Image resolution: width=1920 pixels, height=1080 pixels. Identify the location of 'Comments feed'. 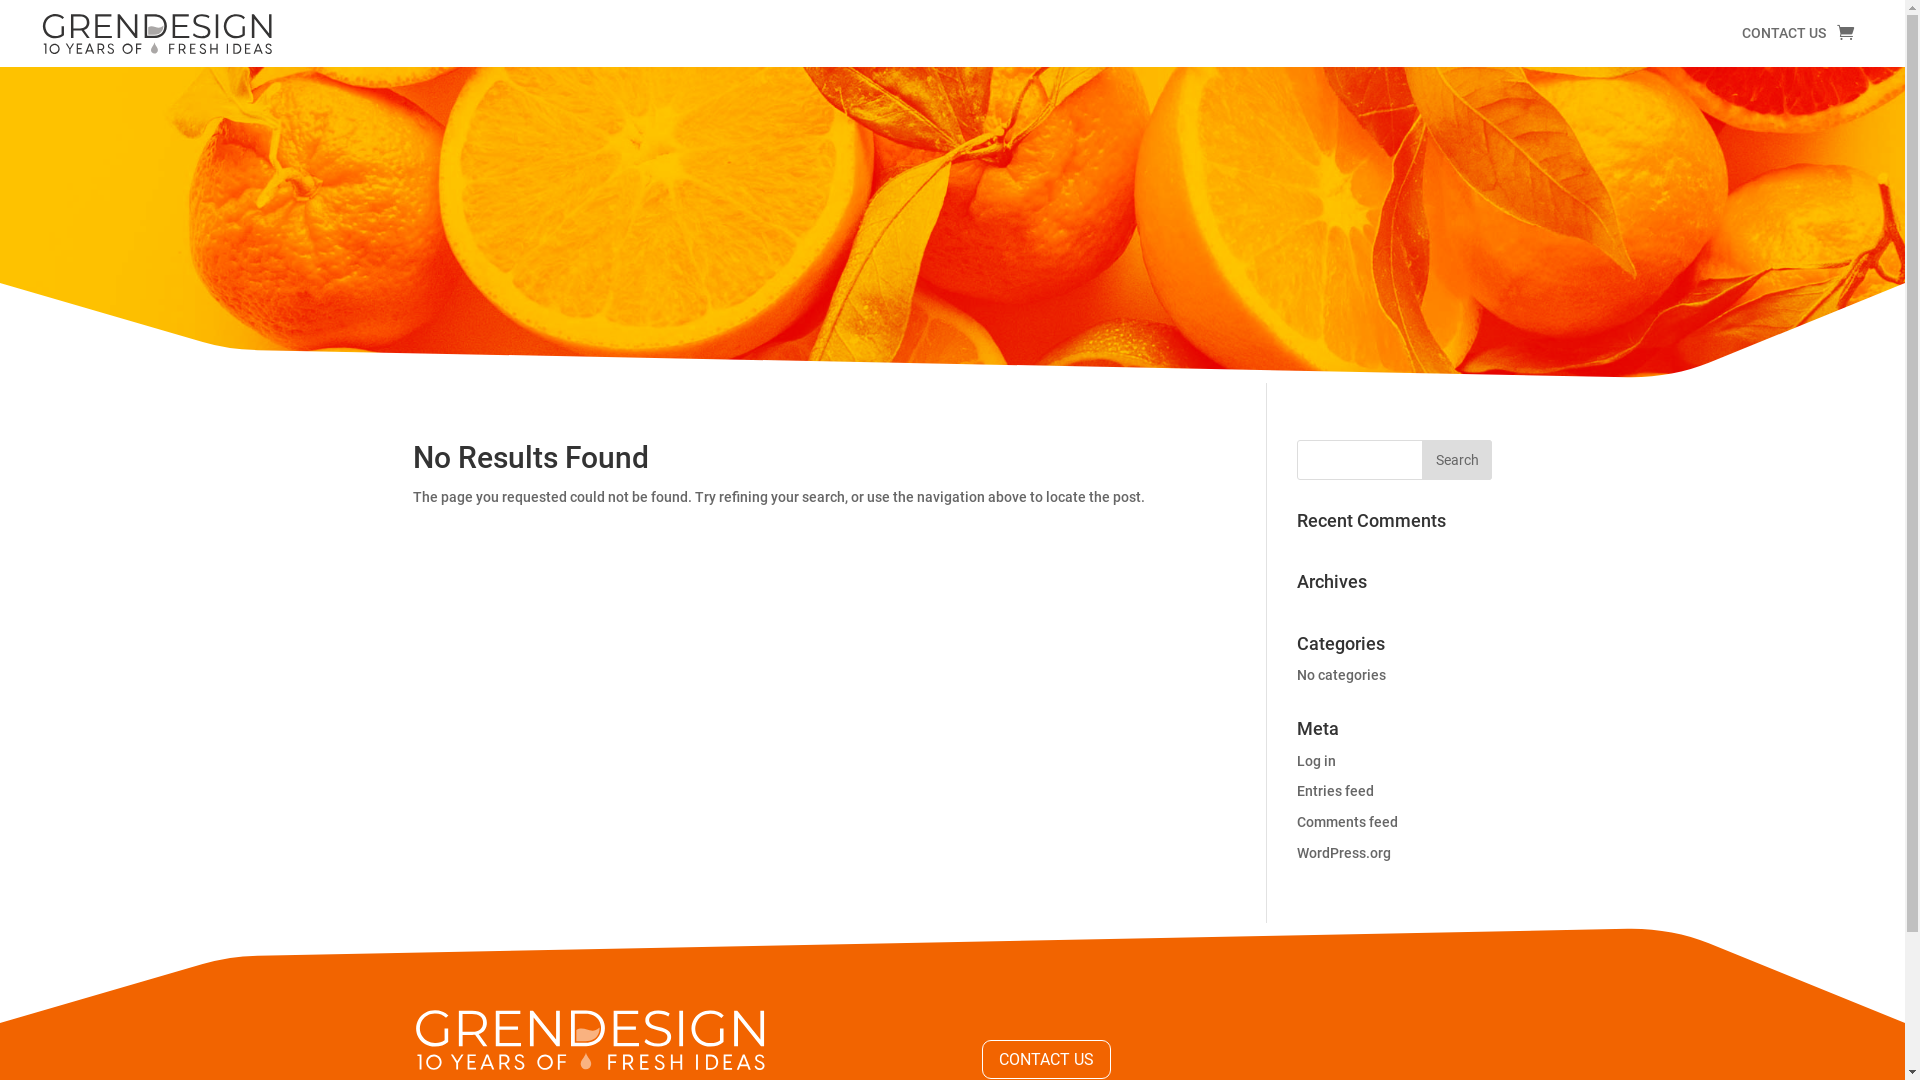
(1347, 821).